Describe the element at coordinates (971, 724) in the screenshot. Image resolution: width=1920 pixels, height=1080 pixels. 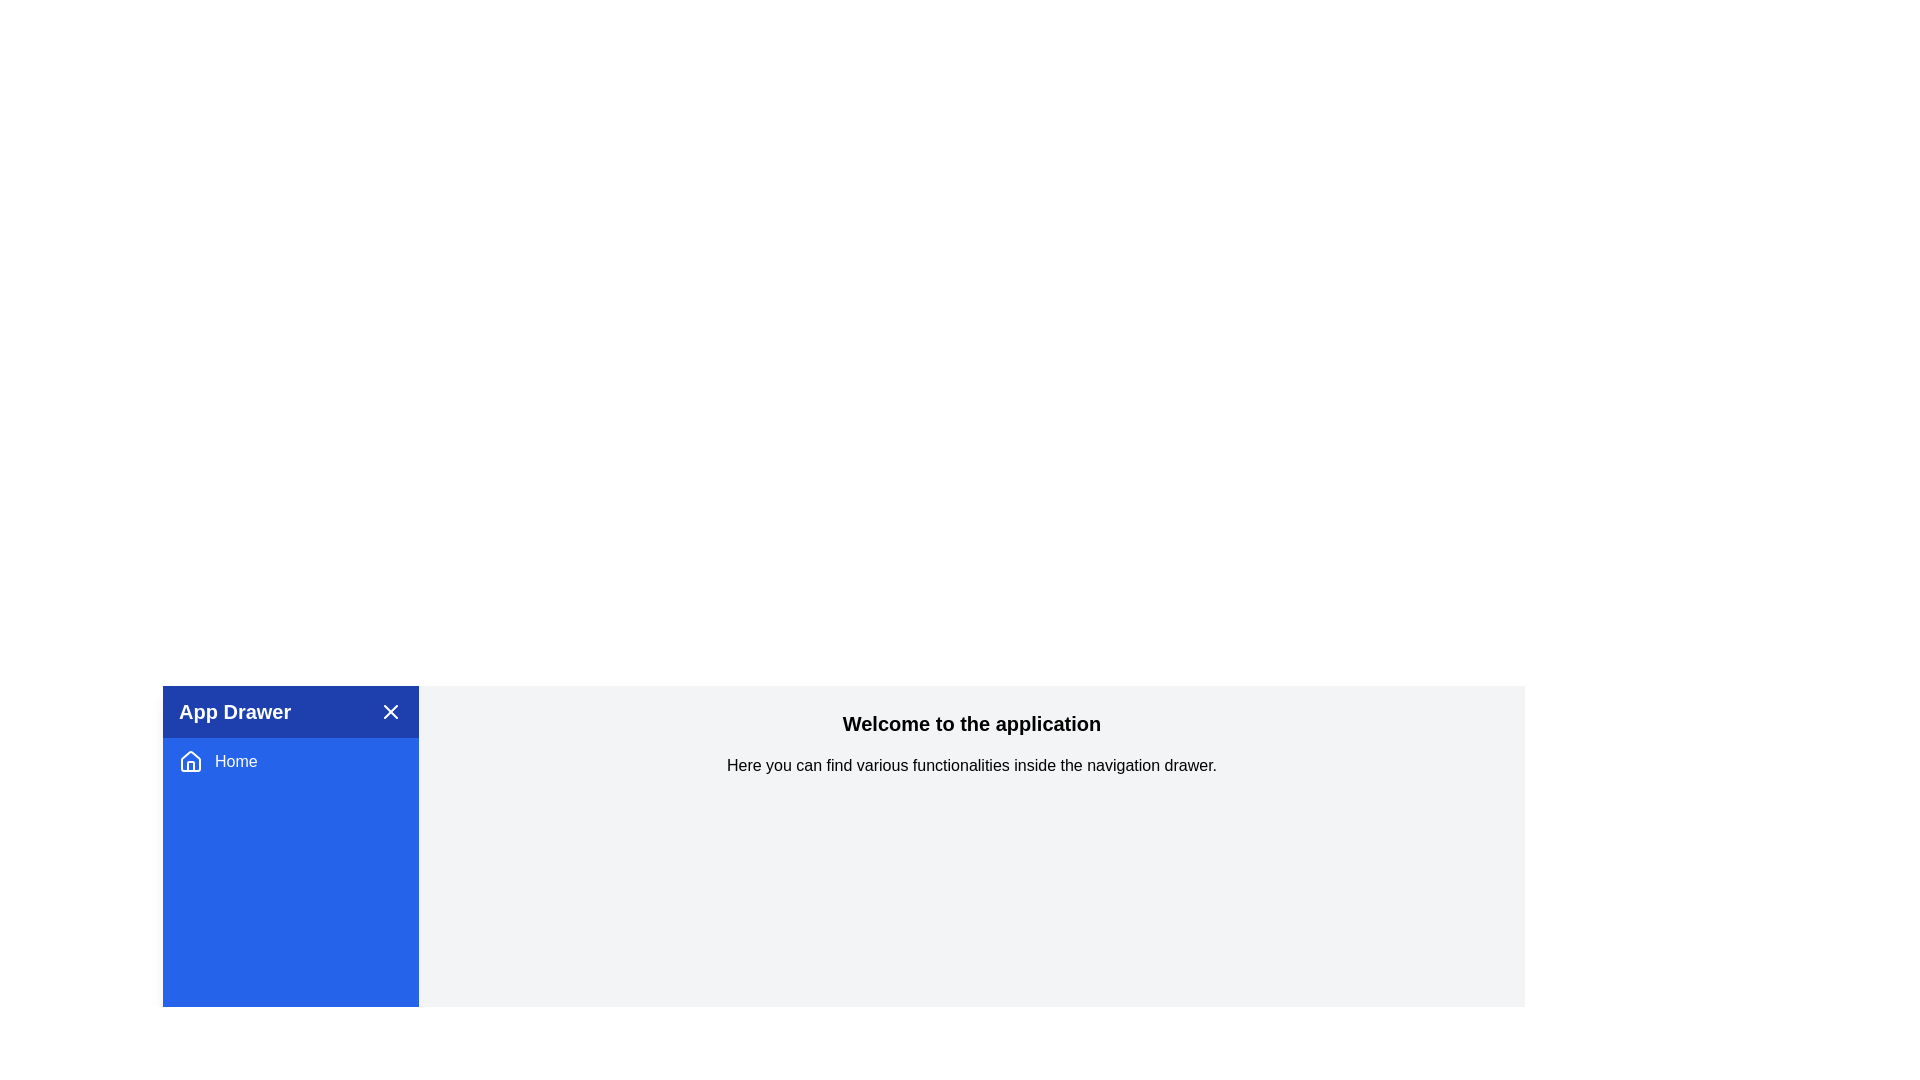
I see `the welcoming Text Header that introduces the application, positioned centrally above the descriptive text` at that location.